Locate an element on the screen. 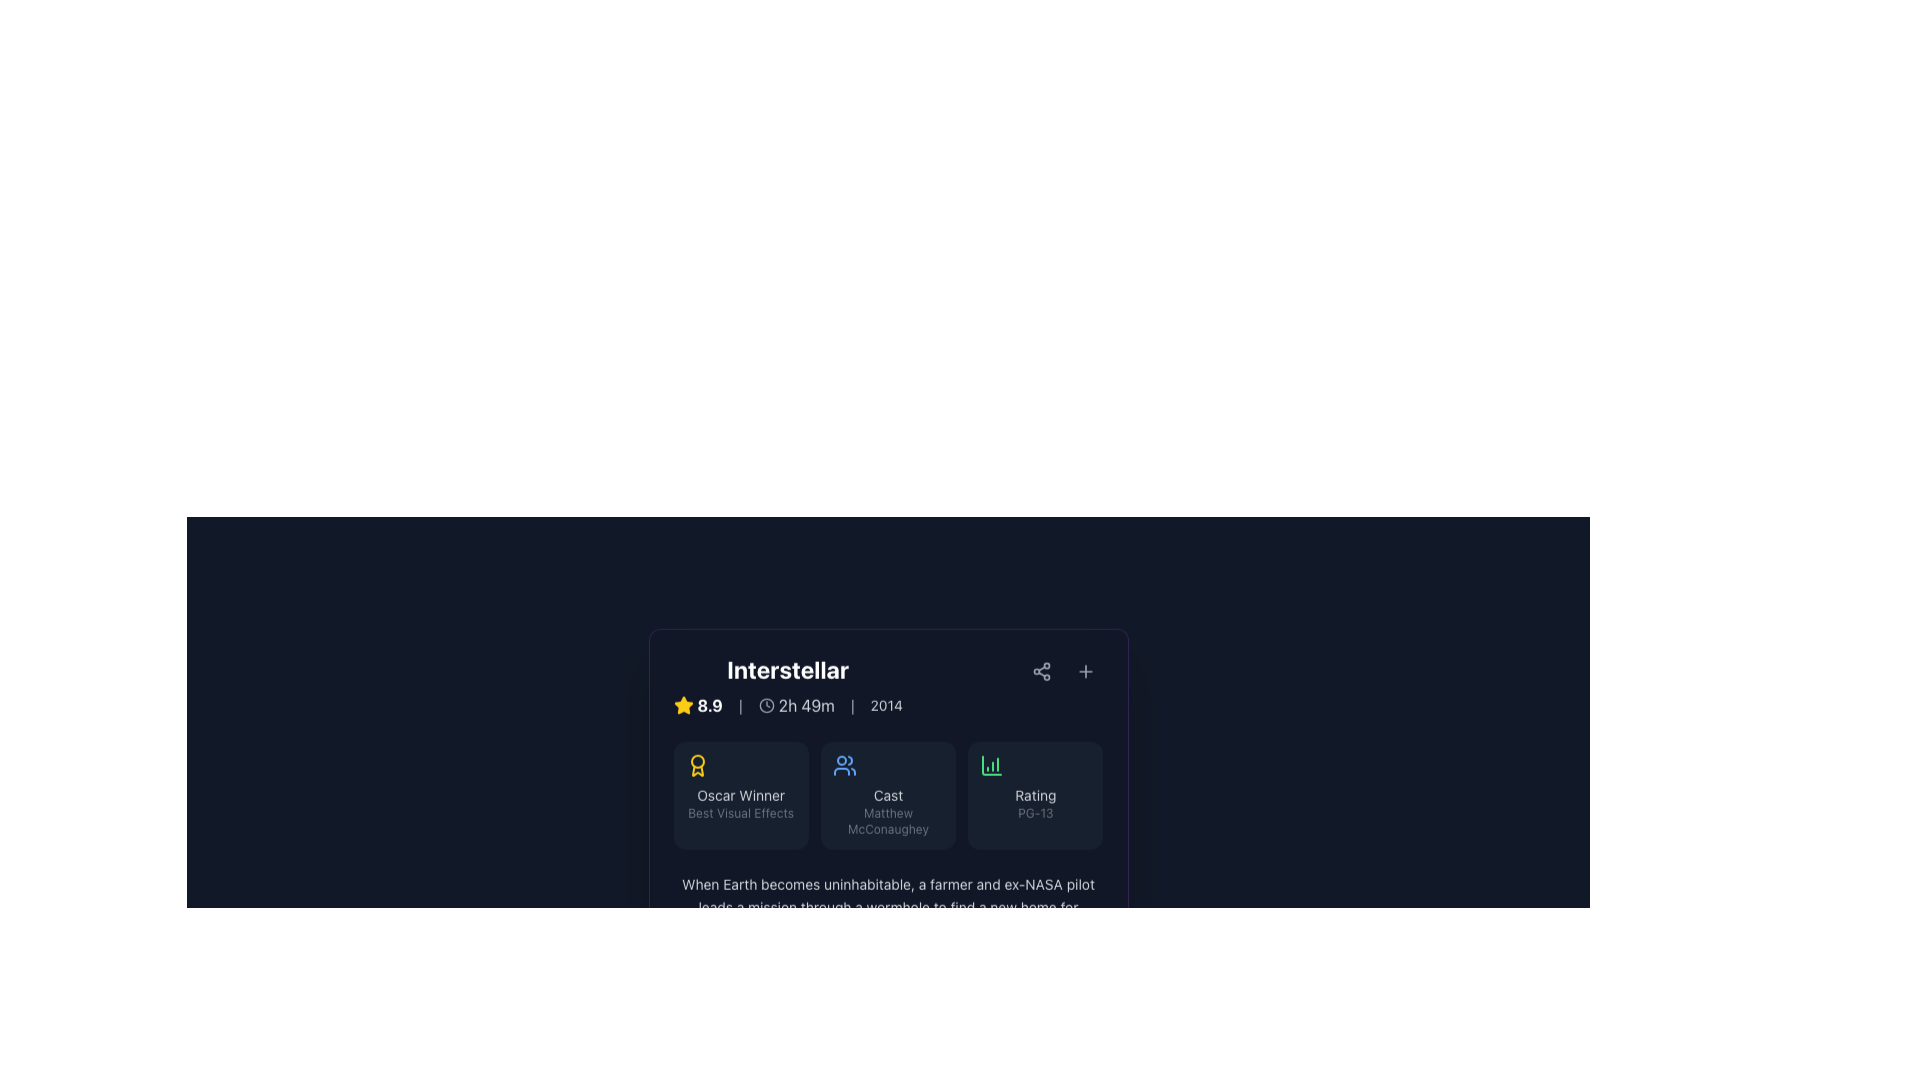 The width and height of the screenshot is (1920, 1080). the stylized yellow star icon to rate it, located in the top right section of the card-like UI component is located at coordinates (683, 704).